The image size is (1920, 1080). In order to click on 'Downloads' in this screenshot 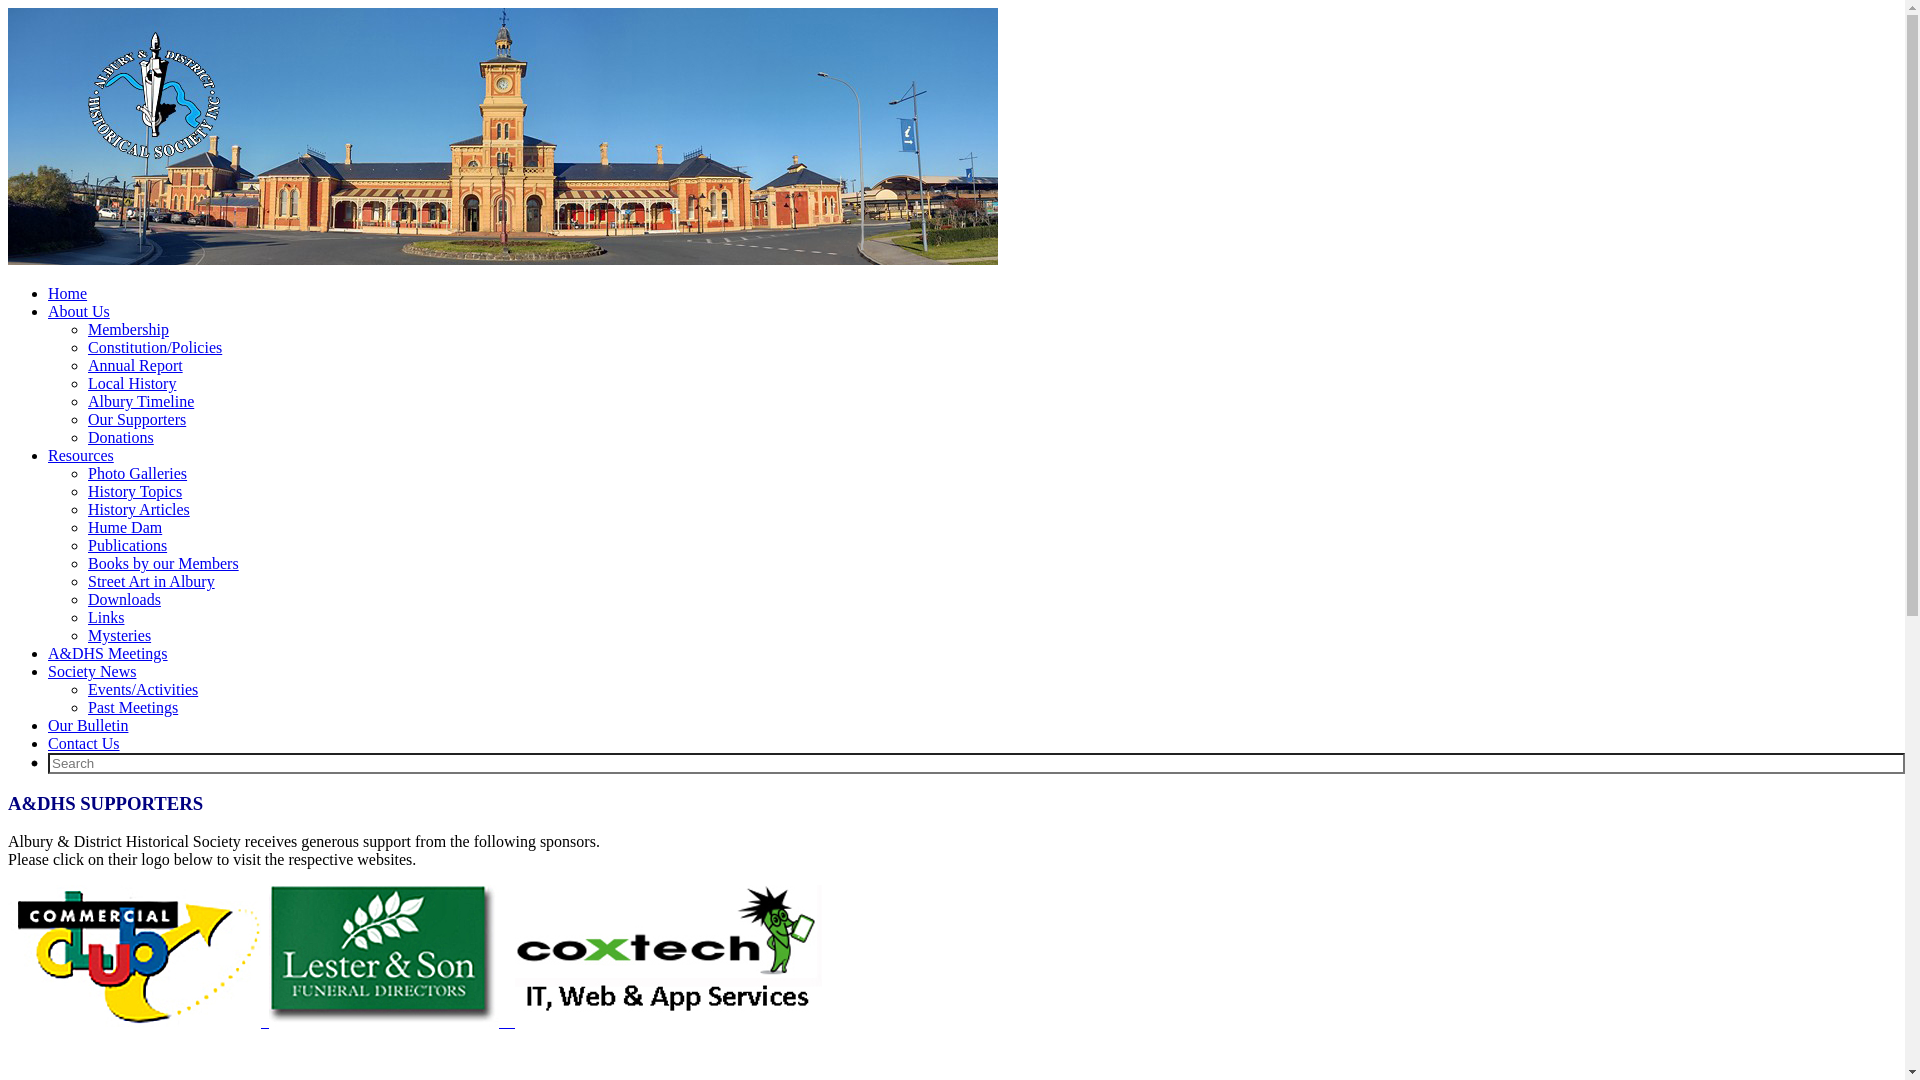, I will do `click(123, 598)`.